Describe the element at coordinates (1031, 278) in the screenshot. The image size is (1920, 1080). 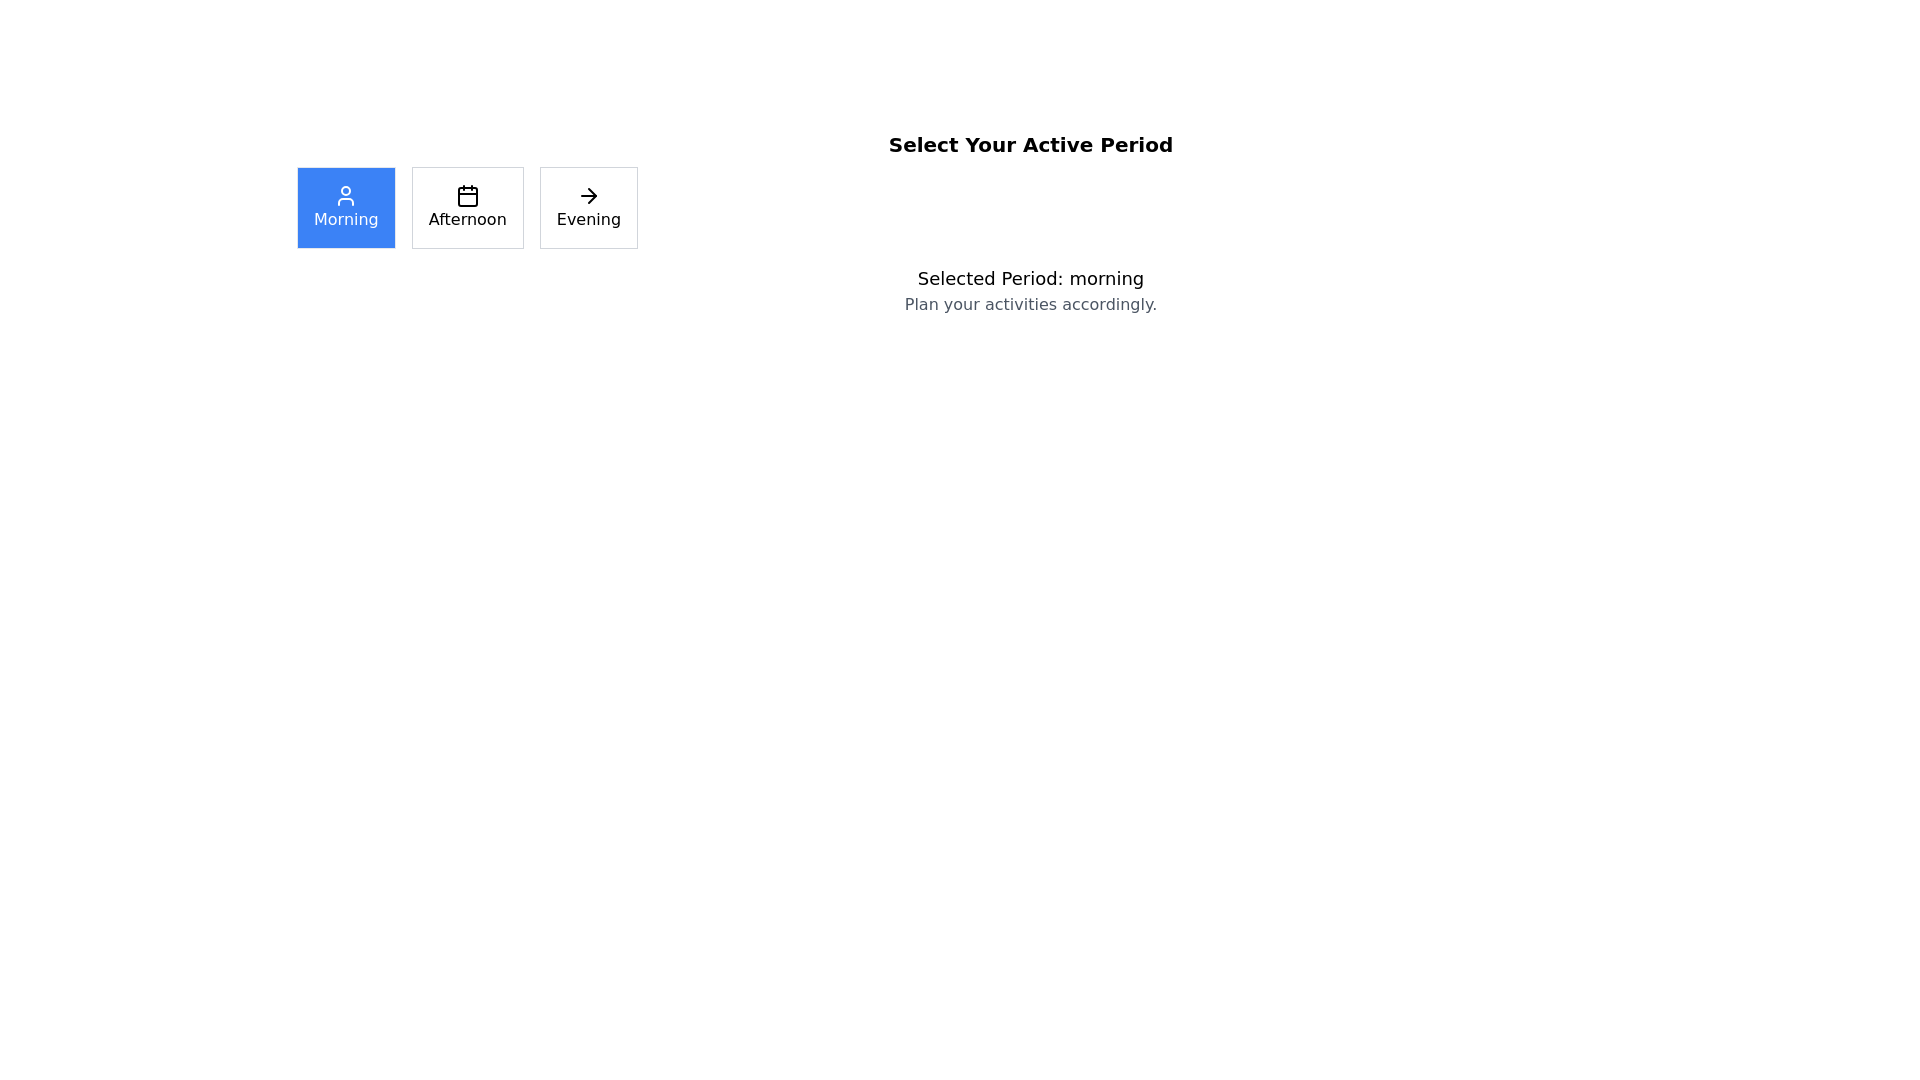
I see `the header or label that indicates the currently selected time period, located centrally towards the top of the interface, above the element stating 'Plan your activities accordingly.'` at that location.